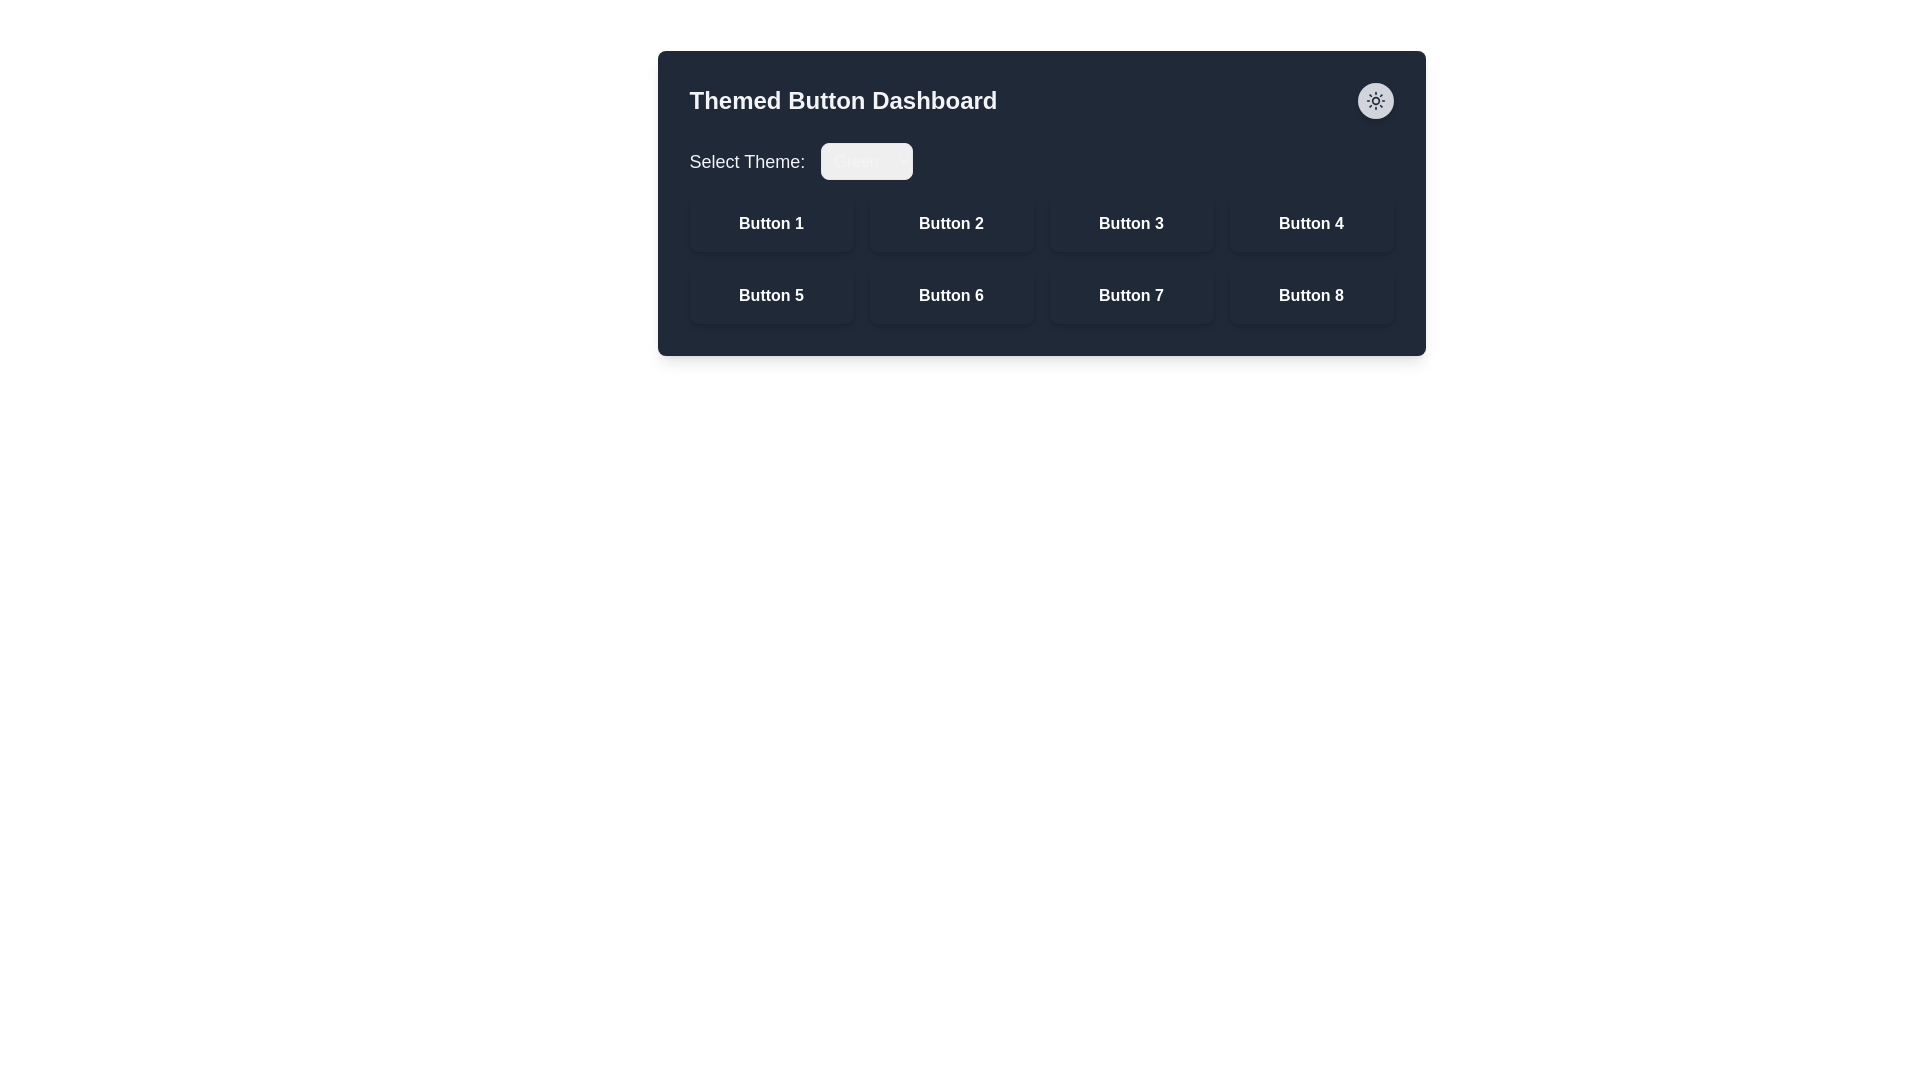 The width and height of the screenshot is (1920, 1080). What do you see at coordinates (1131, 296) in the screenshot?
I see `the interactive element labeled 'Button 7' located in the second row and third column of the button grid` at bounding box center [1131, 296].